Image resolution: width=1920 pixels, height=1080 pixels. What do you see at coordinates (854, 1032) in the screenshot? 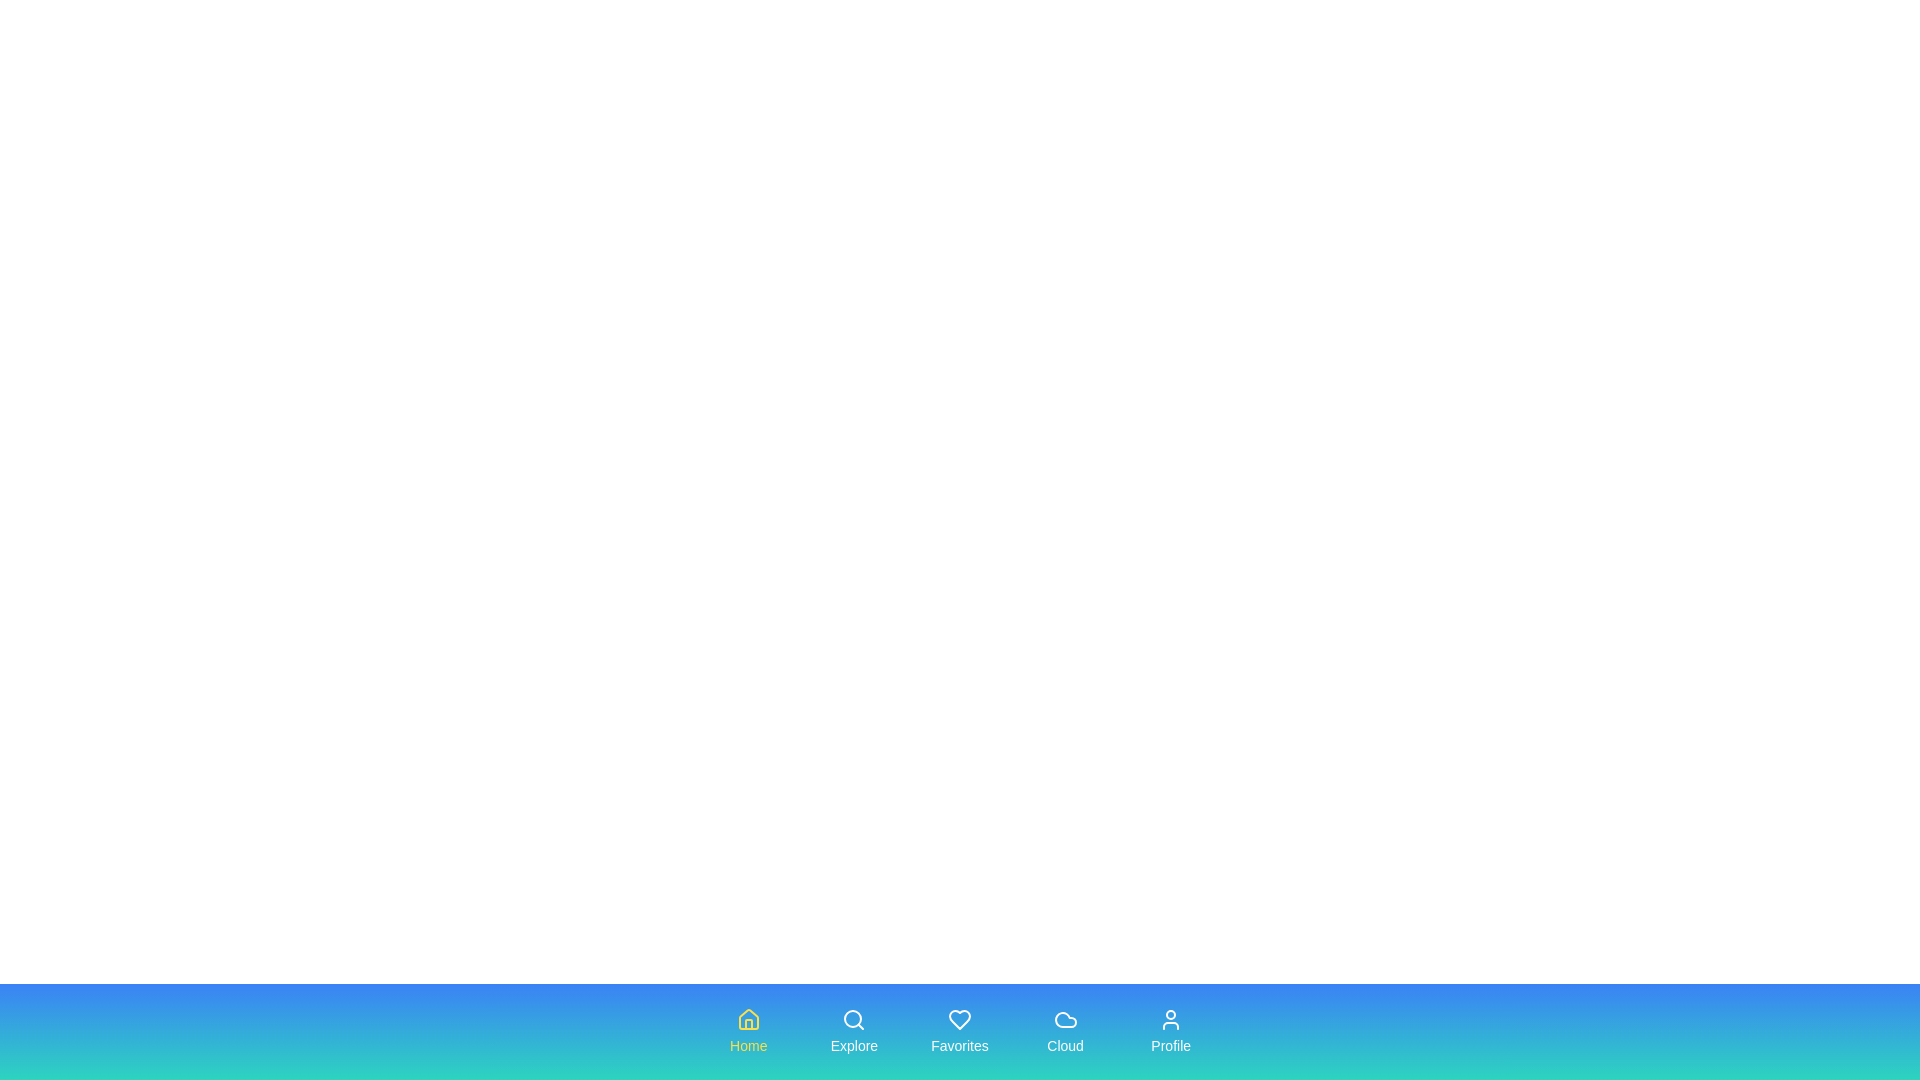
I see `the tab labeled Explore` at bounding box center [854, 1032].